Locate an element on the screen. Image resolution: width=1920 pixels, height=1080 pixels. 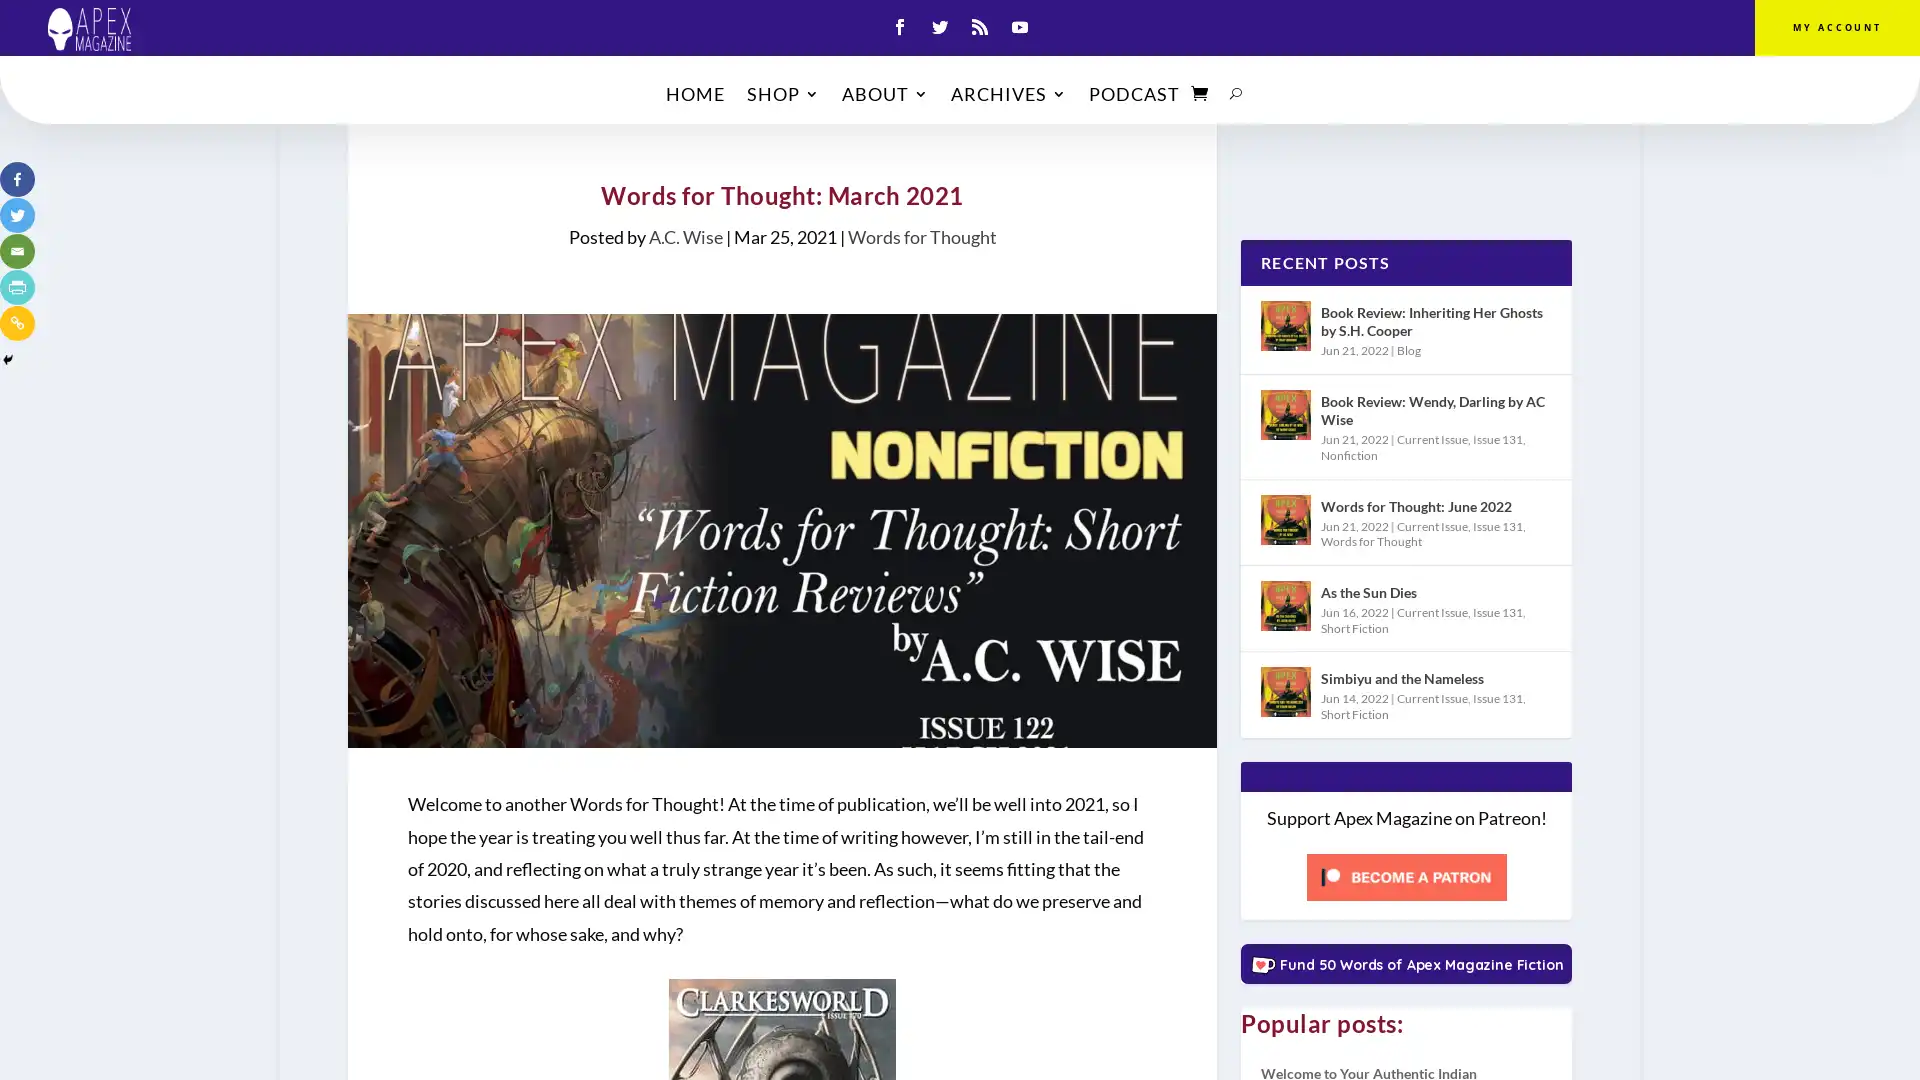
U is located at coordinates (1235, 97).